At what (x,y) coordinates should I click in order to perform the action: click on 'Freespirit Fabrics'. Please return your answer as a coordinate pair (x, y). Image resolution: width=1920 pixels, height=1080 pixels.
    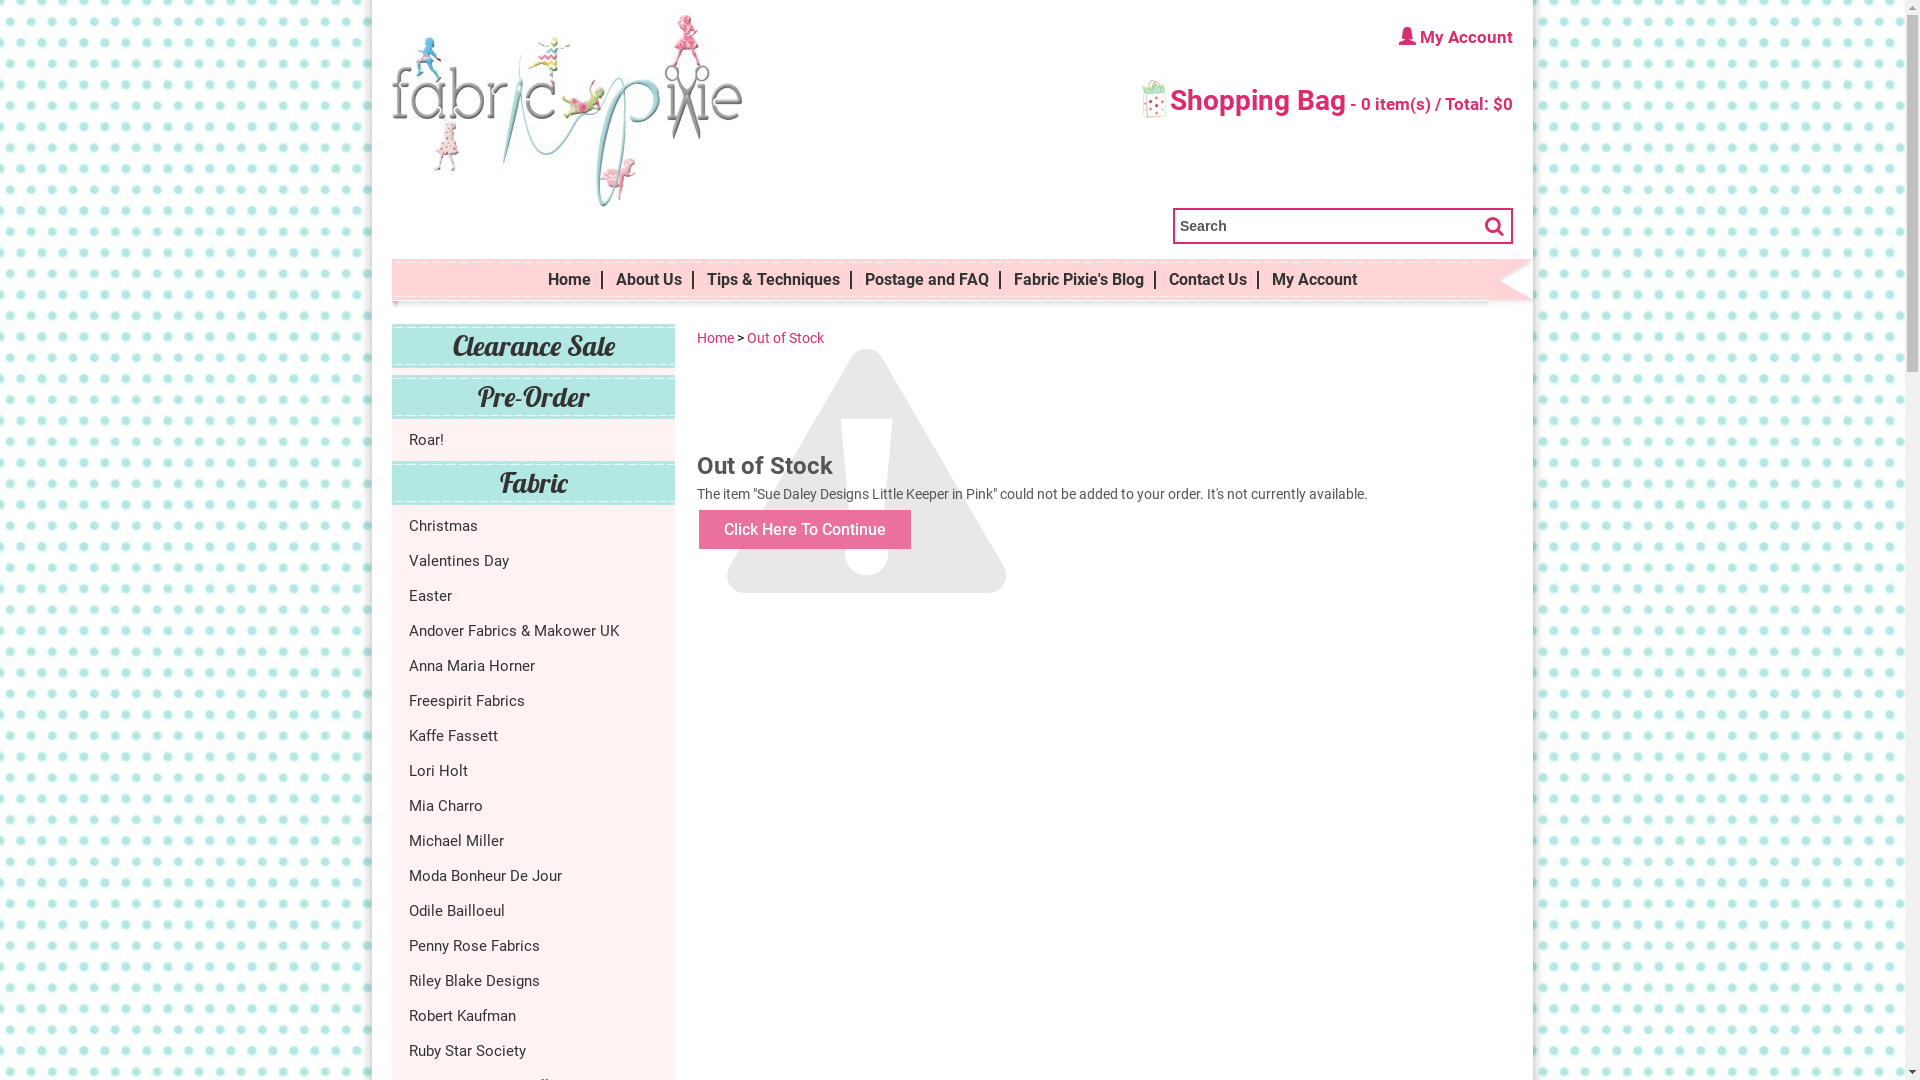
    Looking at the image, I should click on (407, 698).